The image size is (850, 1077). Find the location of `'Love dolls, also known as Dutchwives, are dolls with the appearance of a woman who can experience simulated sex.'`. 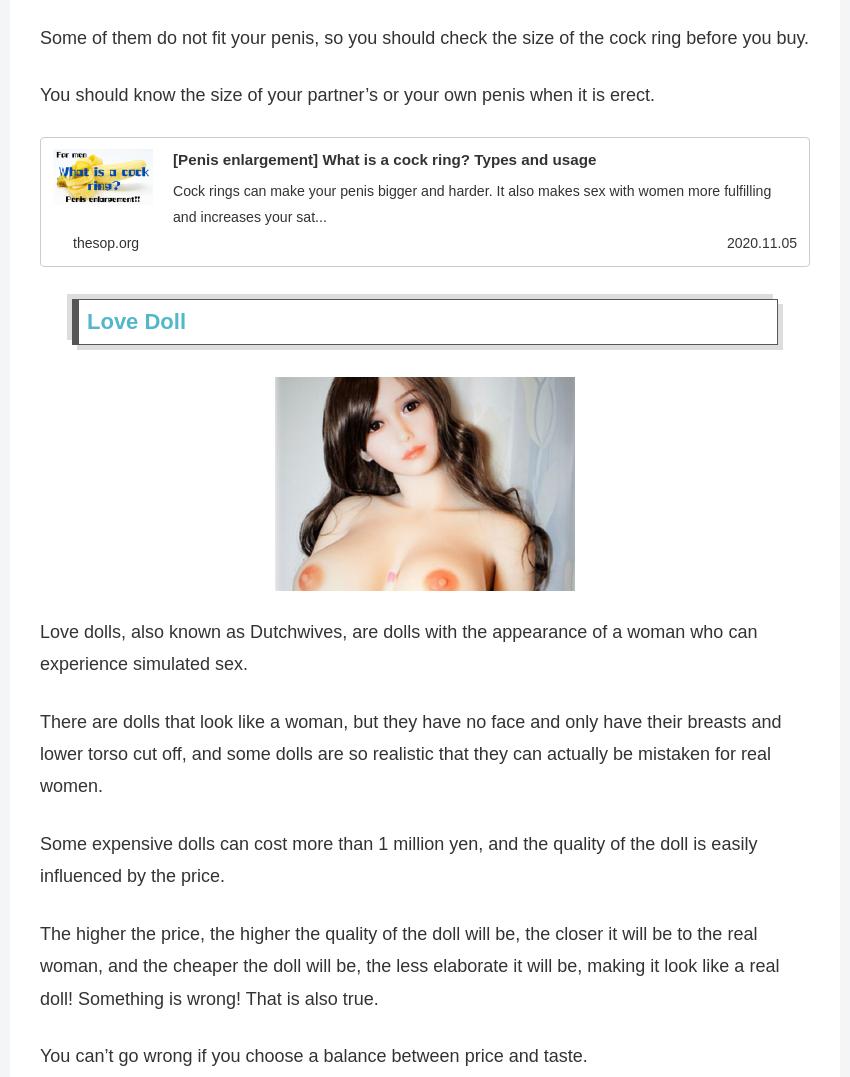

'Love dolls, also known as Dutchwives, are dolls with the appearance of a woman who can experience simulated sex.' is located at coordinates (39, 651).